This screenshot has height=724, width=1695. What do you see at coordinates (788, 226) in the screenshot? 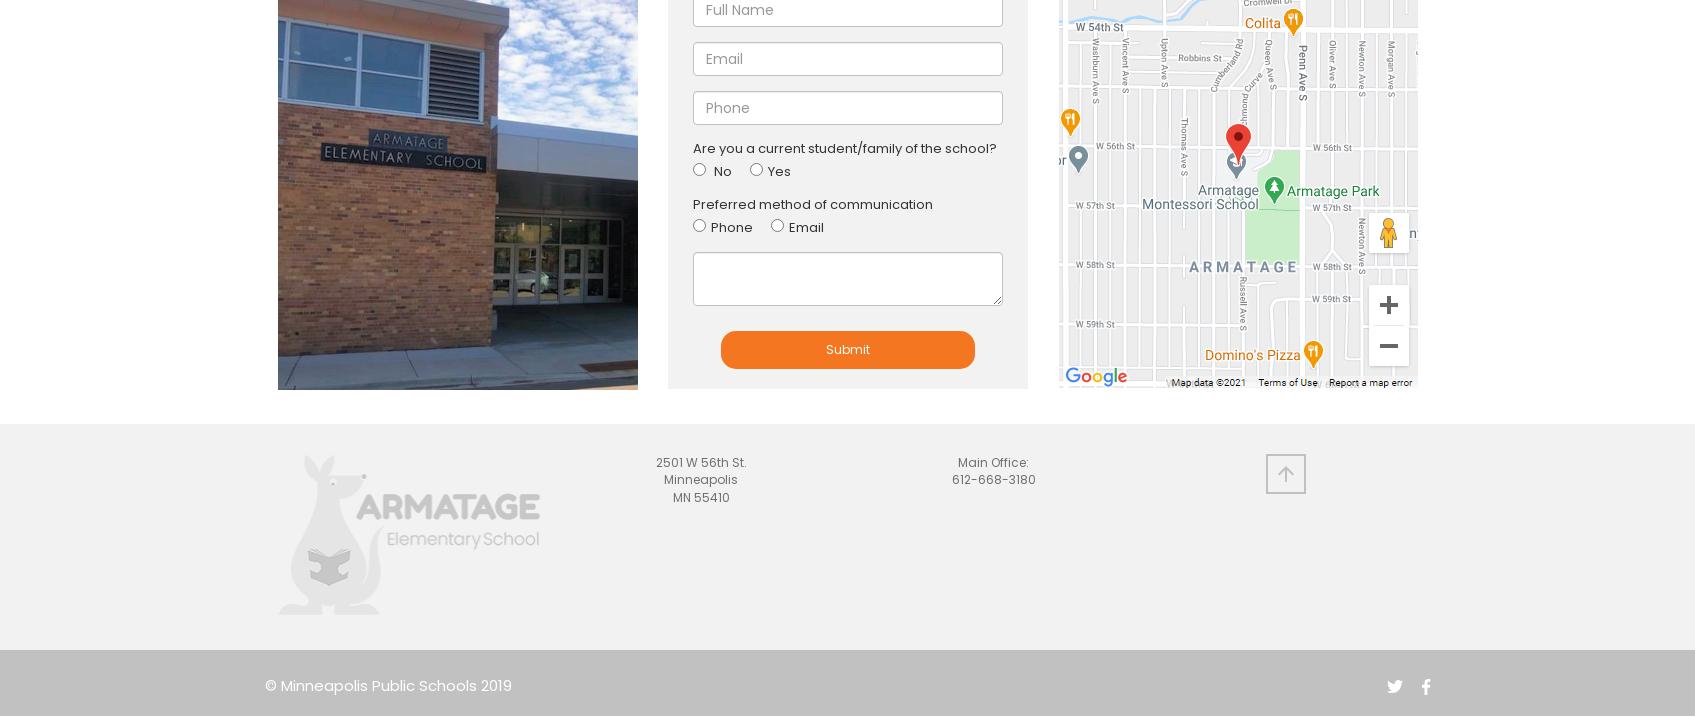
I see `'Email'` at bounding box center [788, 226].